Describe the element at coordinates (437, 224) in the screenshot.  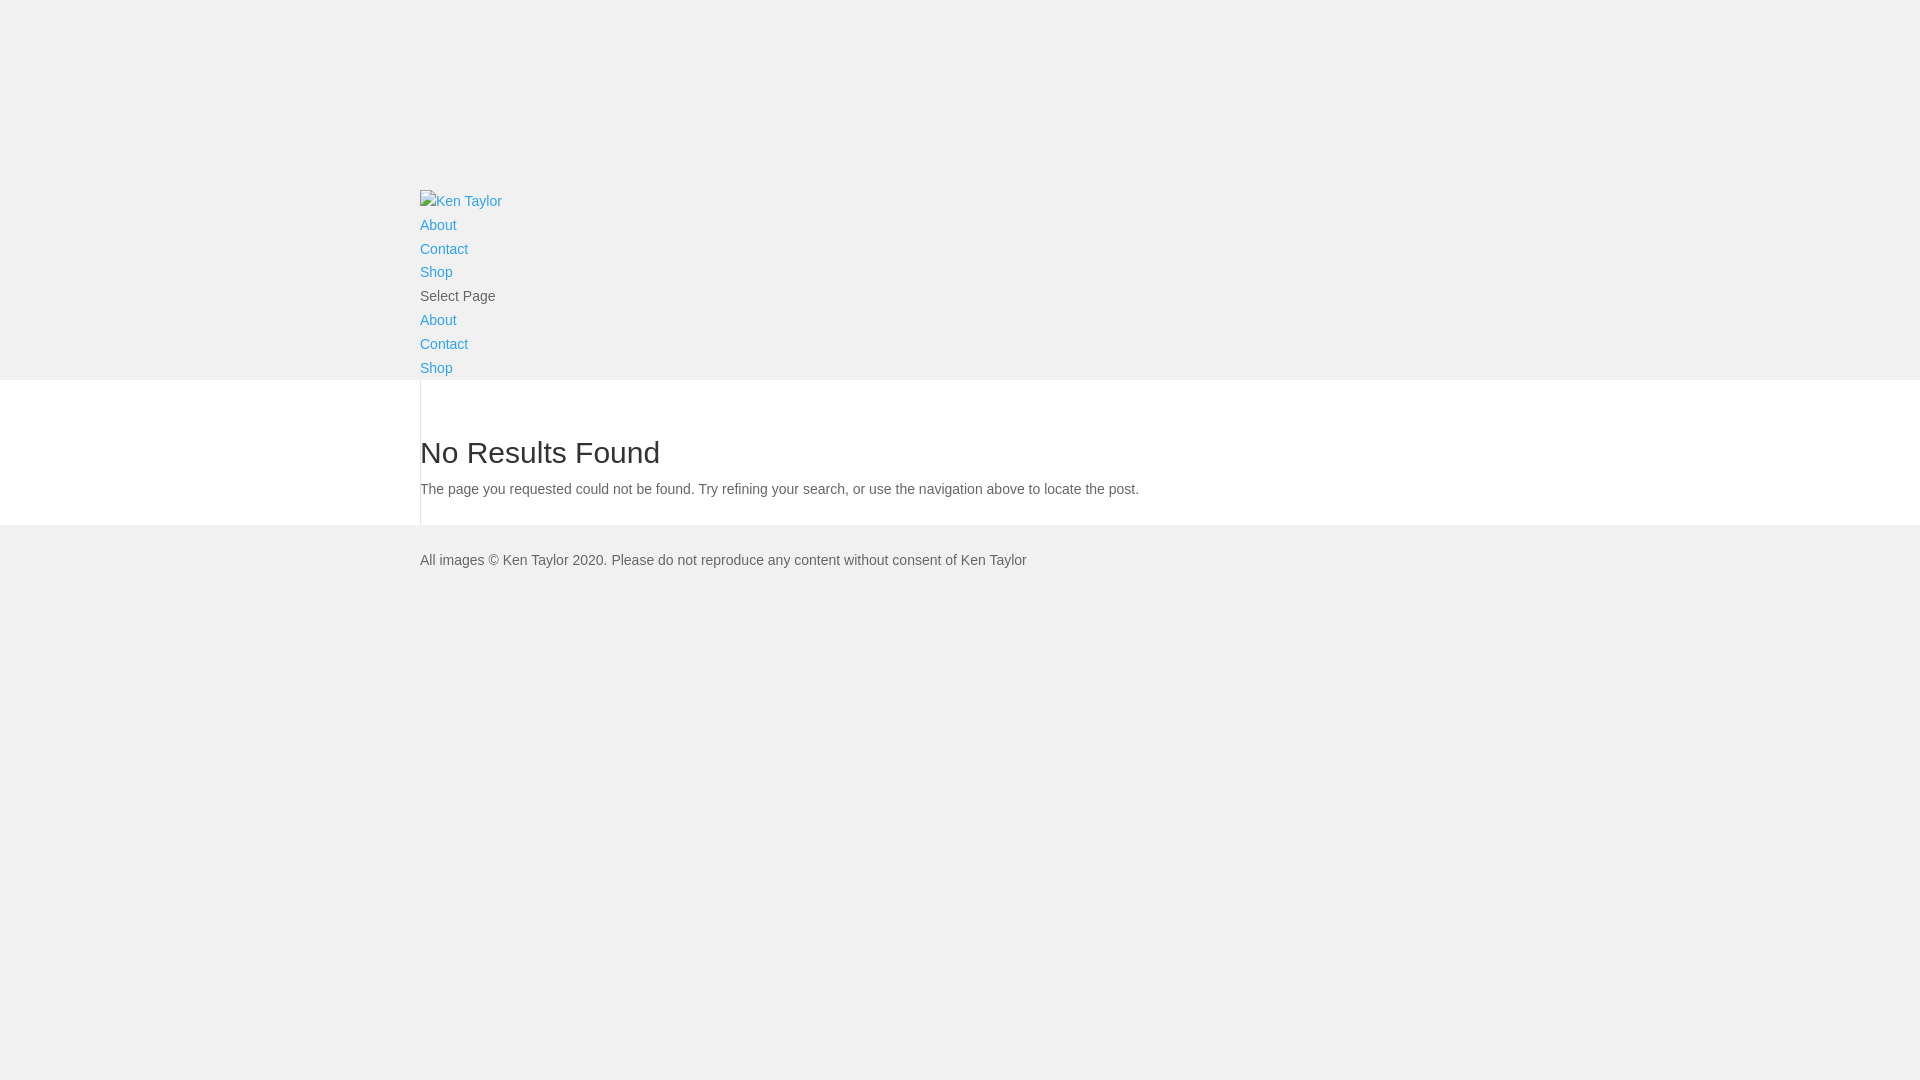
I see `'About'` at that location.